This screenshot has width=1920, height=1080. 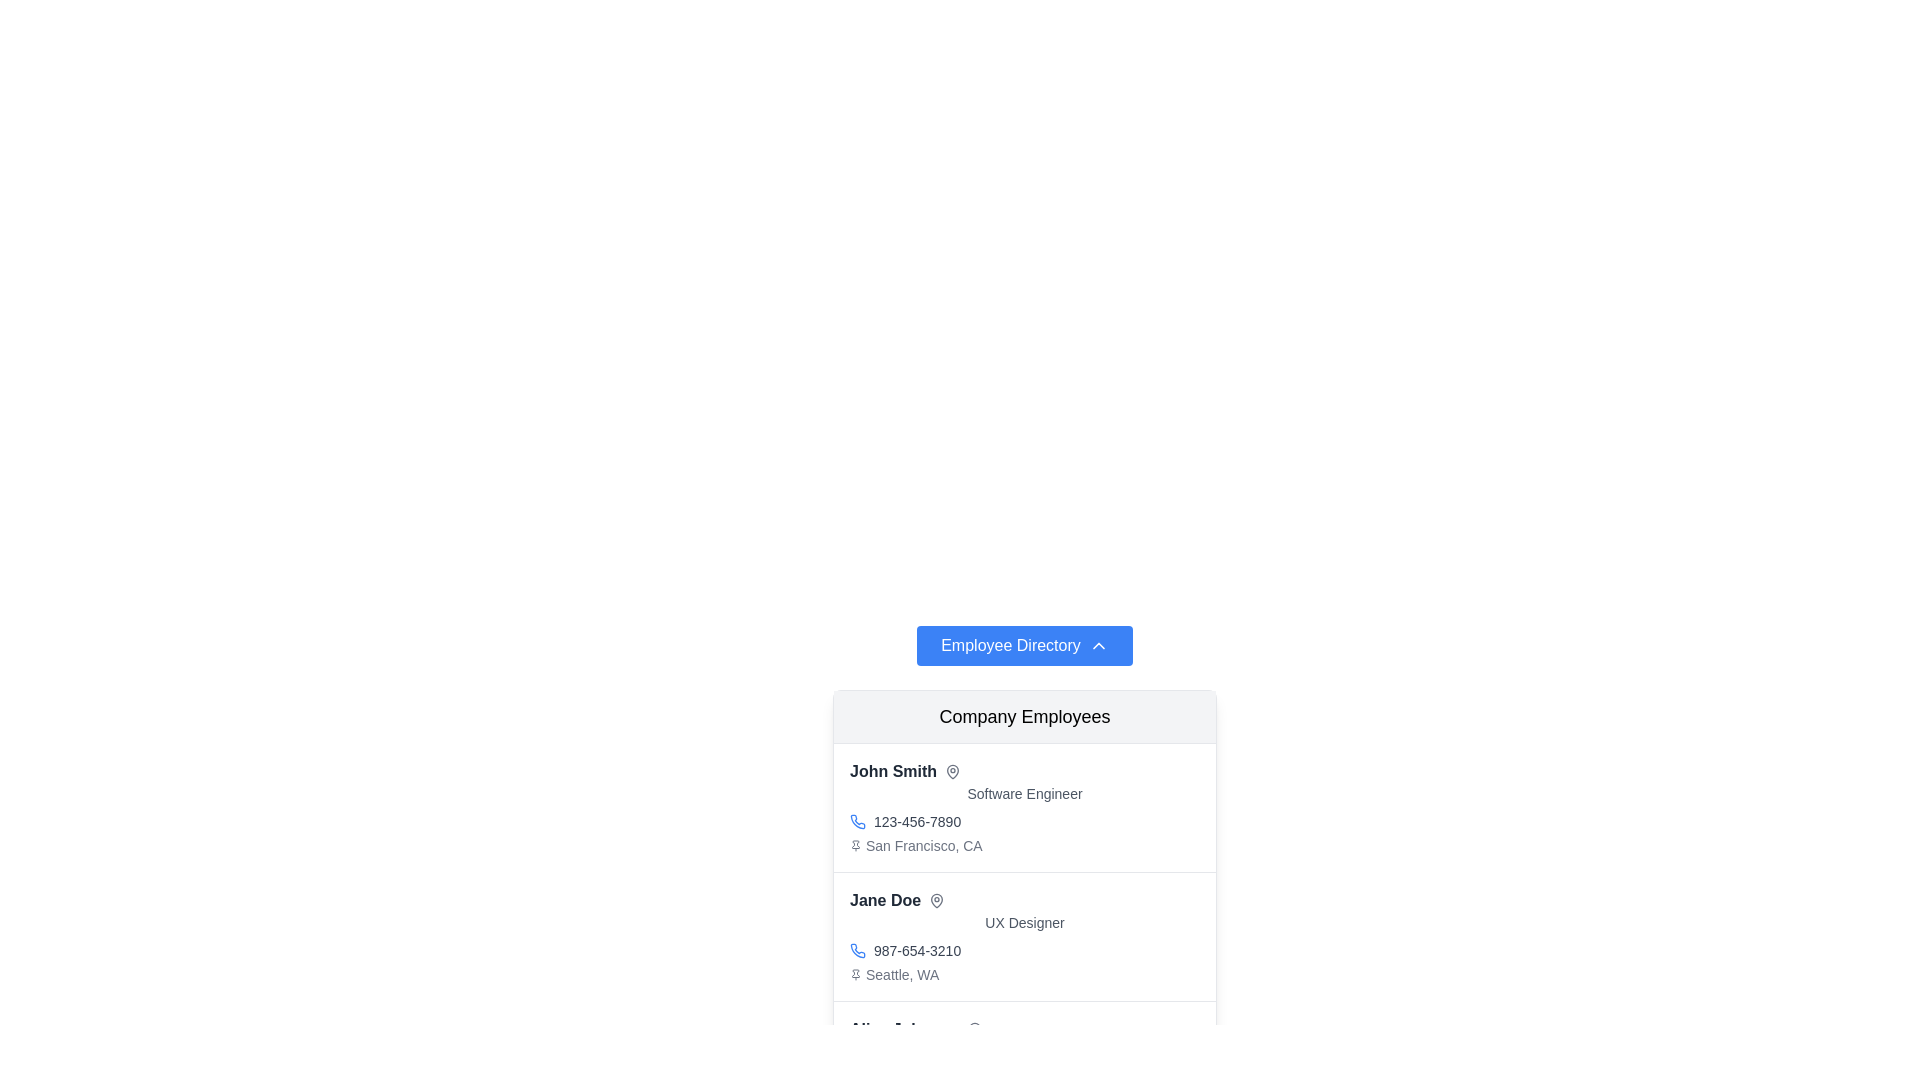 What do you see at coordinates (1025, 716) in the screenshot?
I see `the static text label displaying 'Company Employees' at the top of the 'Employee Directory' dropdown panel` at bounding box center [1025, 716].